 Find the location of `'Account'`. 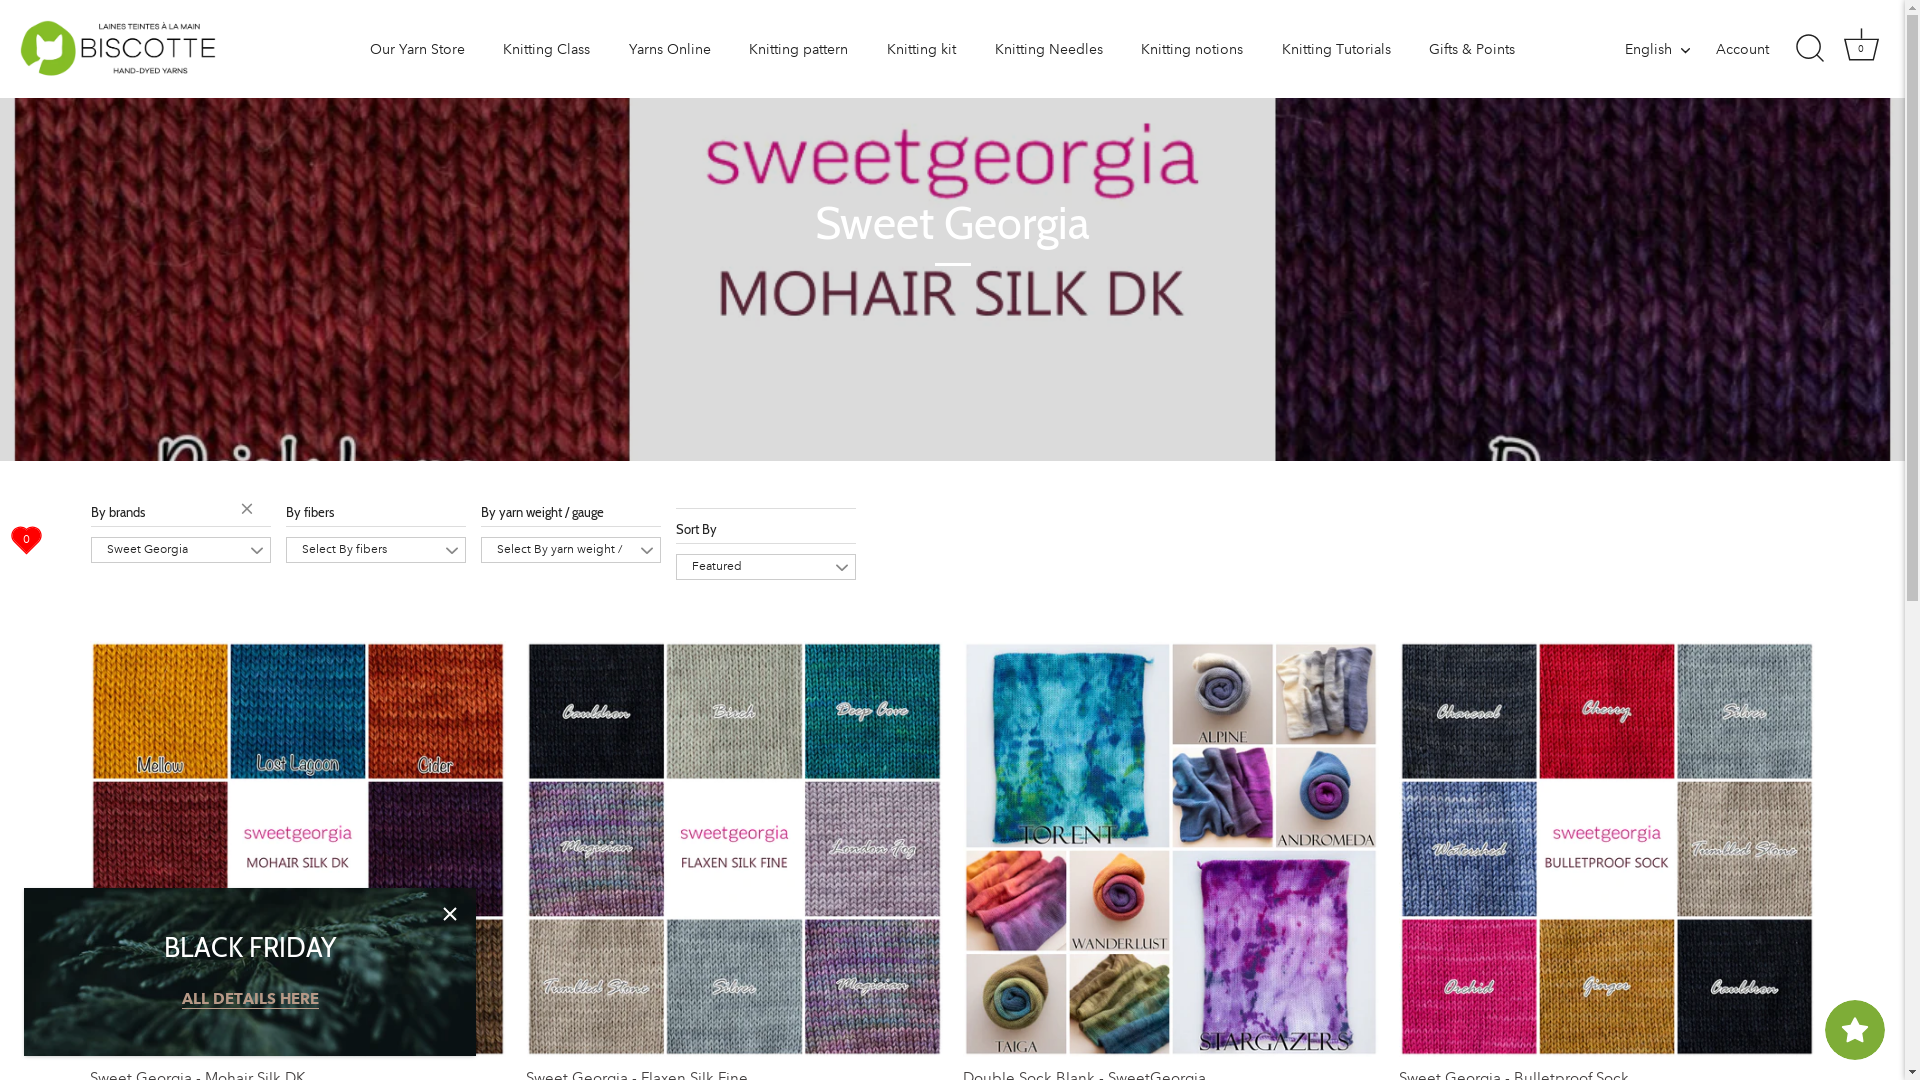

'Account' is located at coordinates (1760, 48).